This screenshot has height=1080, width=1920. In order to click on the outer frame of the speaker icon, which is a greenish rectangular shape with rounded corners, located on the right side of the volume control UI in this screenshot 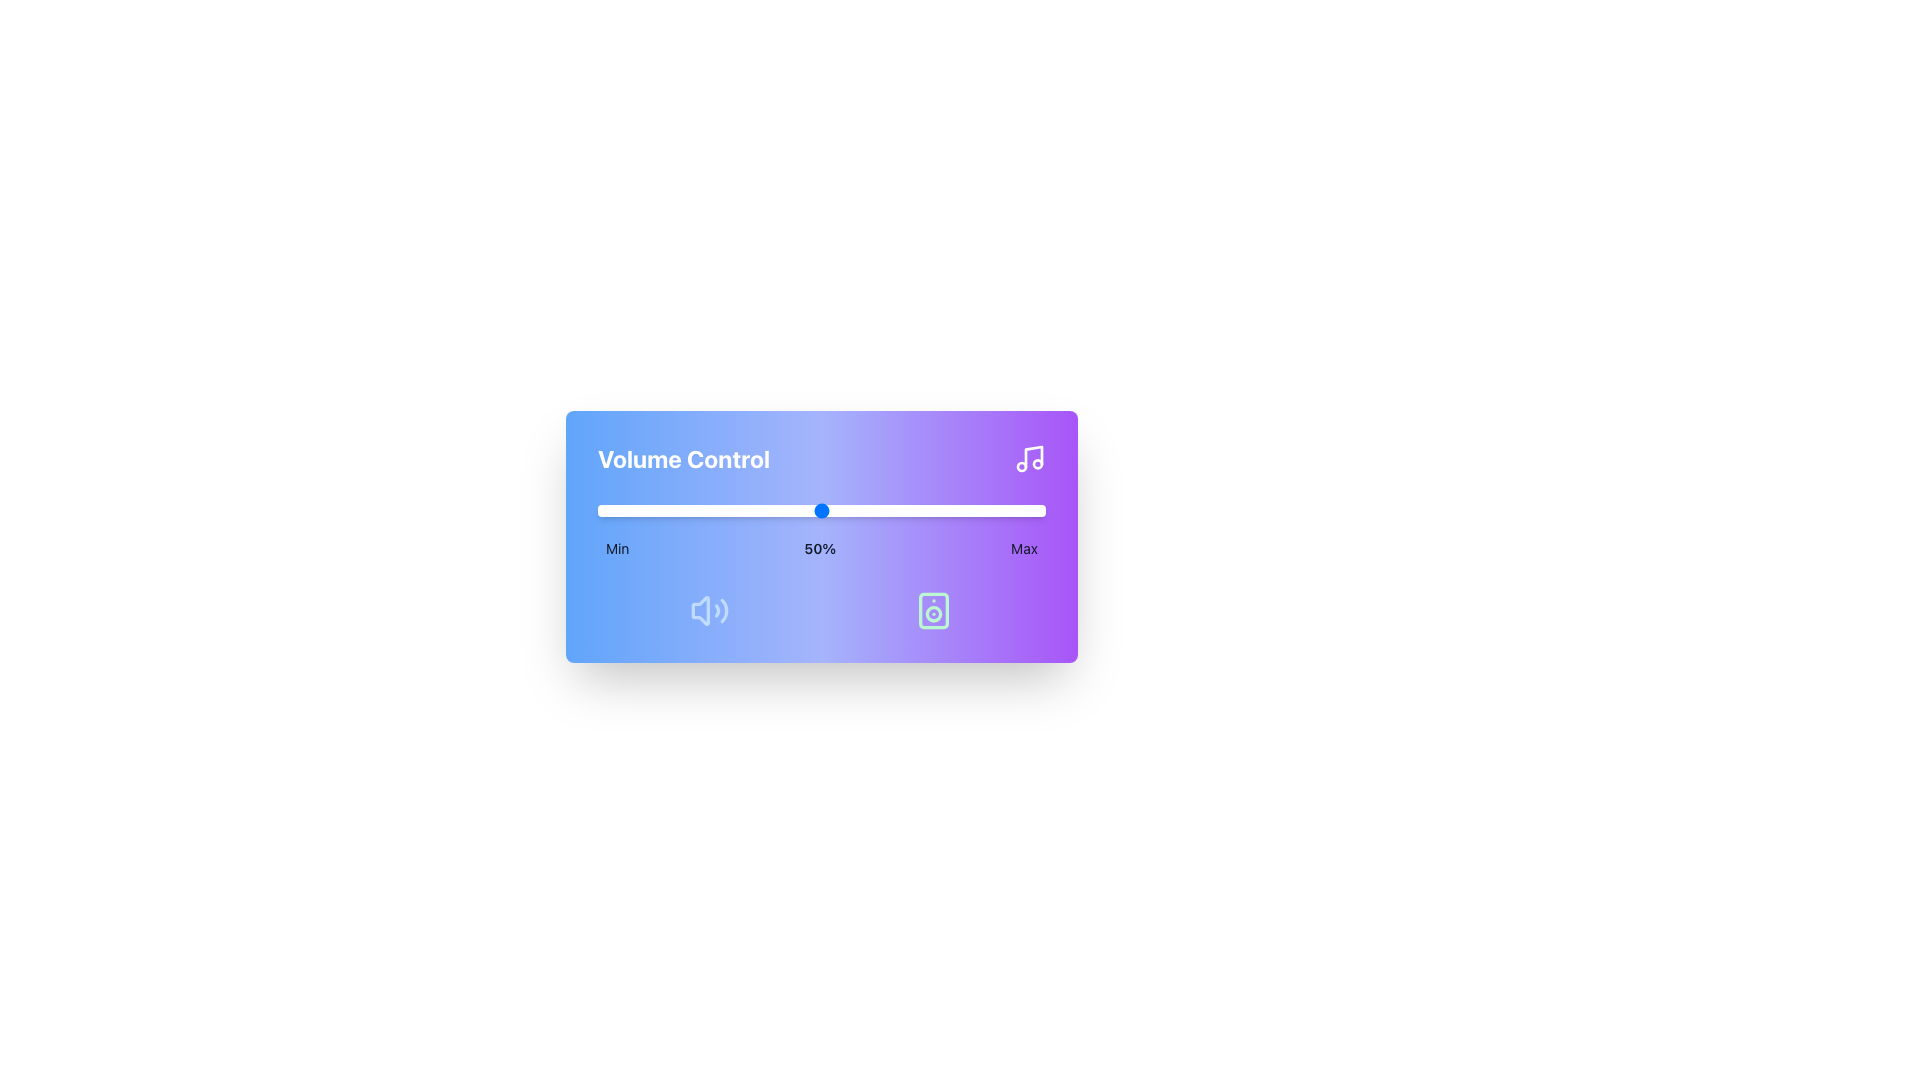, I will do `click(933, 609)`.